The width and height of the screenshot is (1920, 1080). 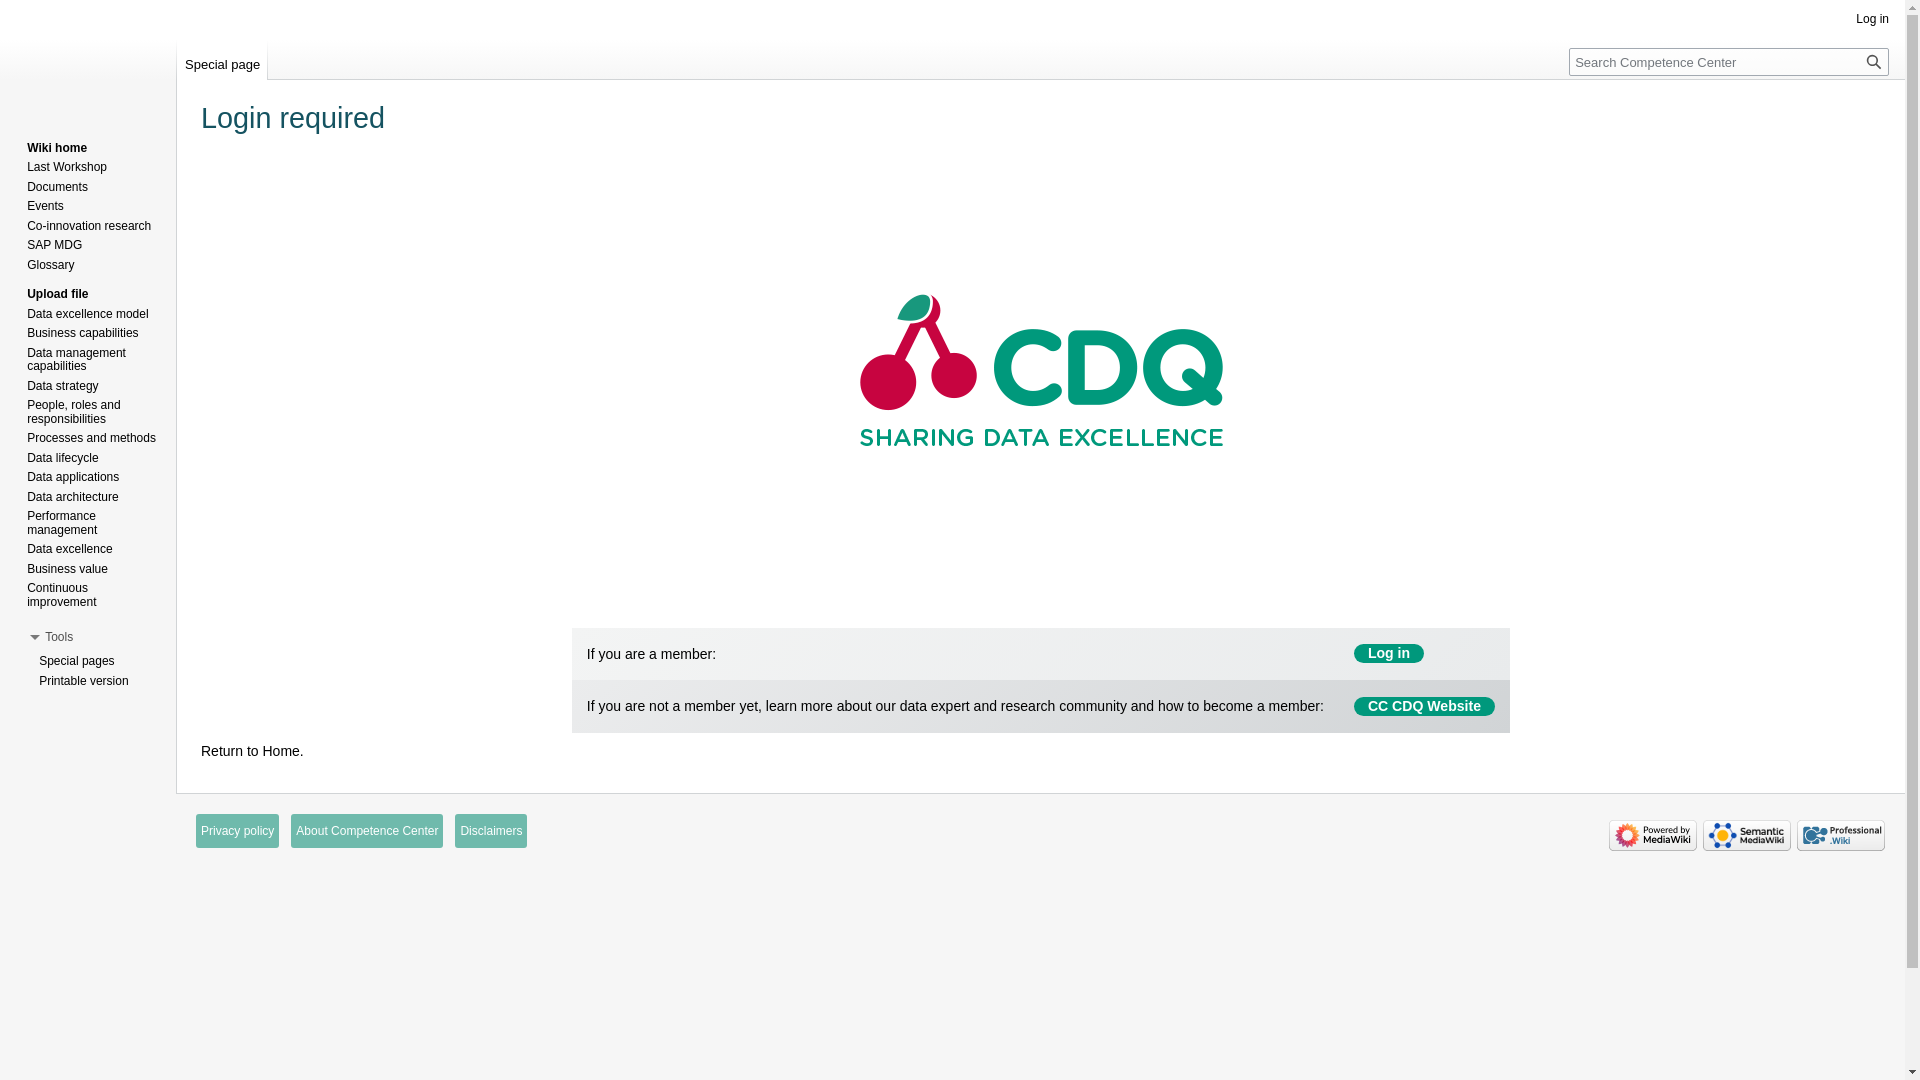 I want to click on 'Data management capabilities', so click(x=76, y=358).